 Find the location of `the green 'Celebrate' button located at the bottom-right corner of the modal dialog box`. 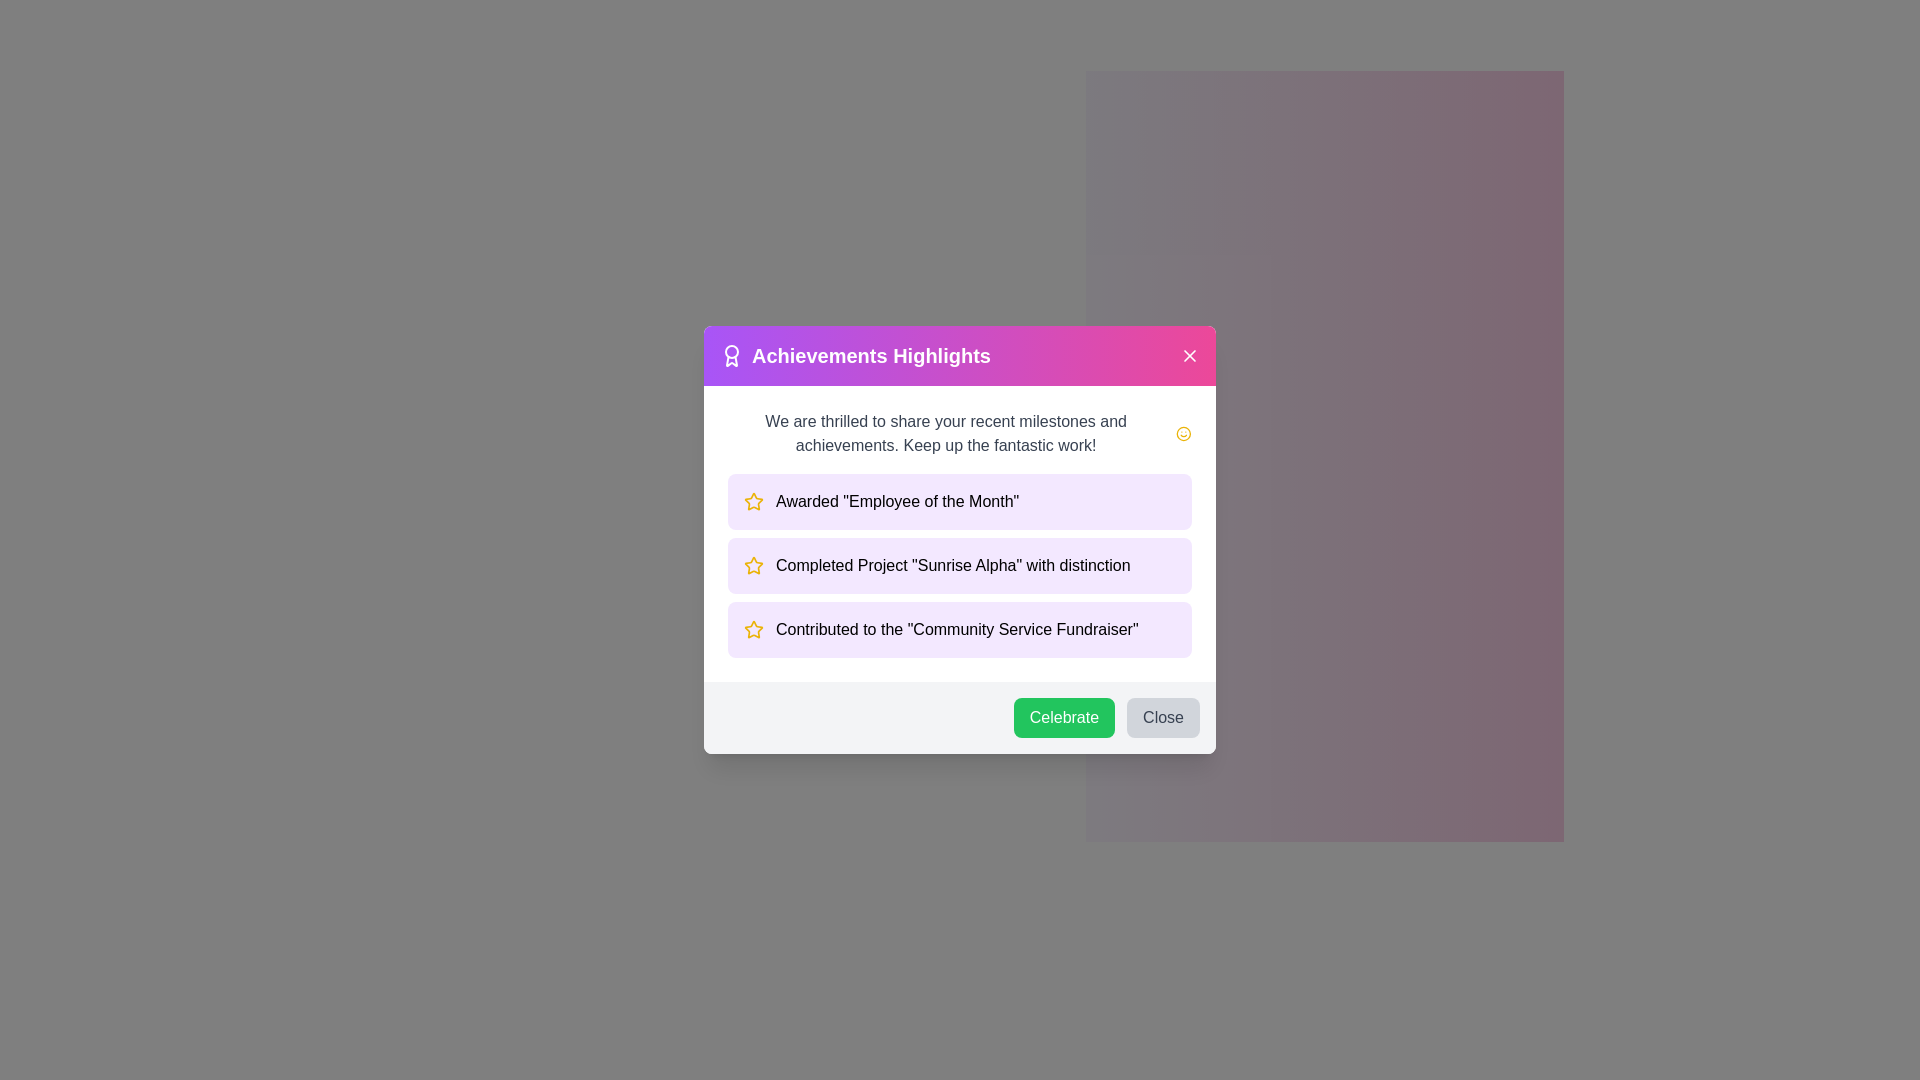

the green 'Celebrate' button located at the bottom-right corner of the modal dialog box is located at coordinates (1063, 716).